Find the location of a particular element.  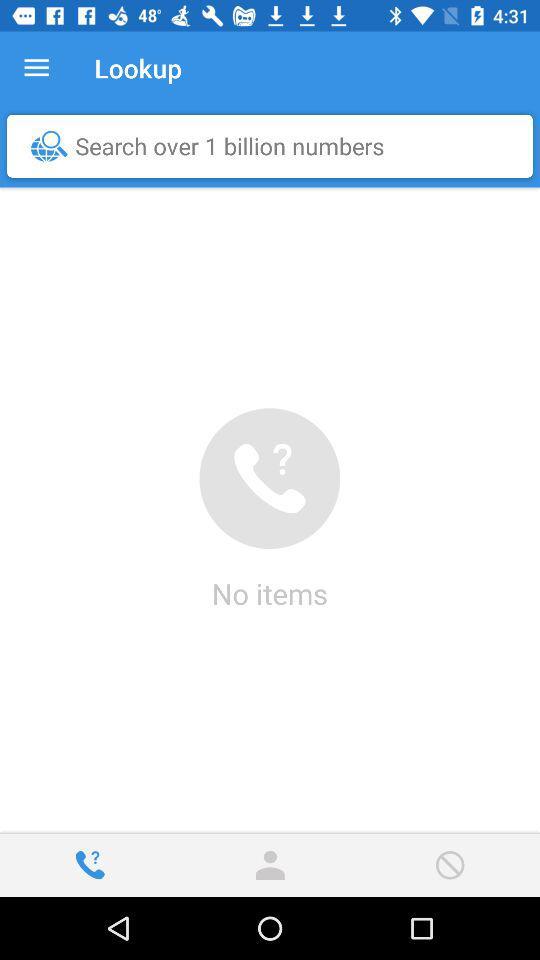

block icon is located at coordinates (449, 864).